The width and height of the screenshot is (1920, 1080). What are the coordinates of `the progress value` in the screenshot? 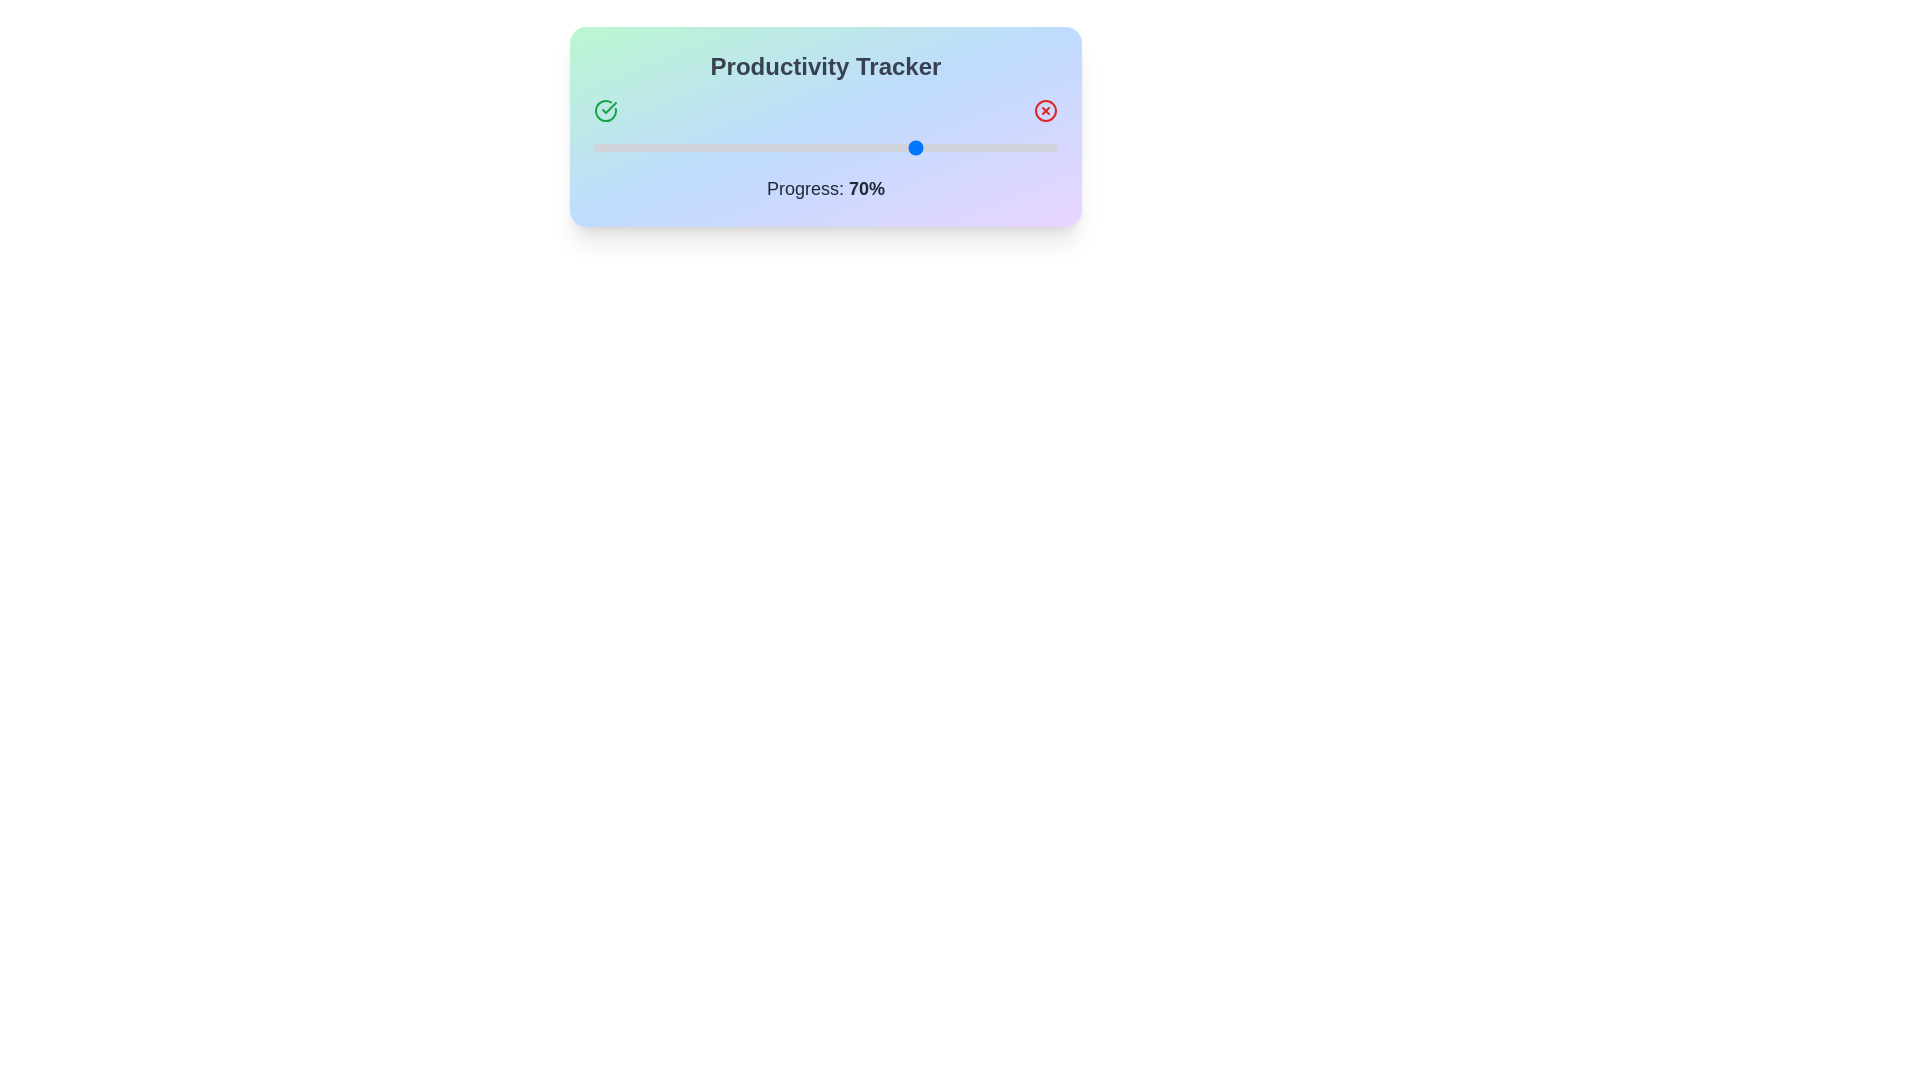 It's located at (894, 146).